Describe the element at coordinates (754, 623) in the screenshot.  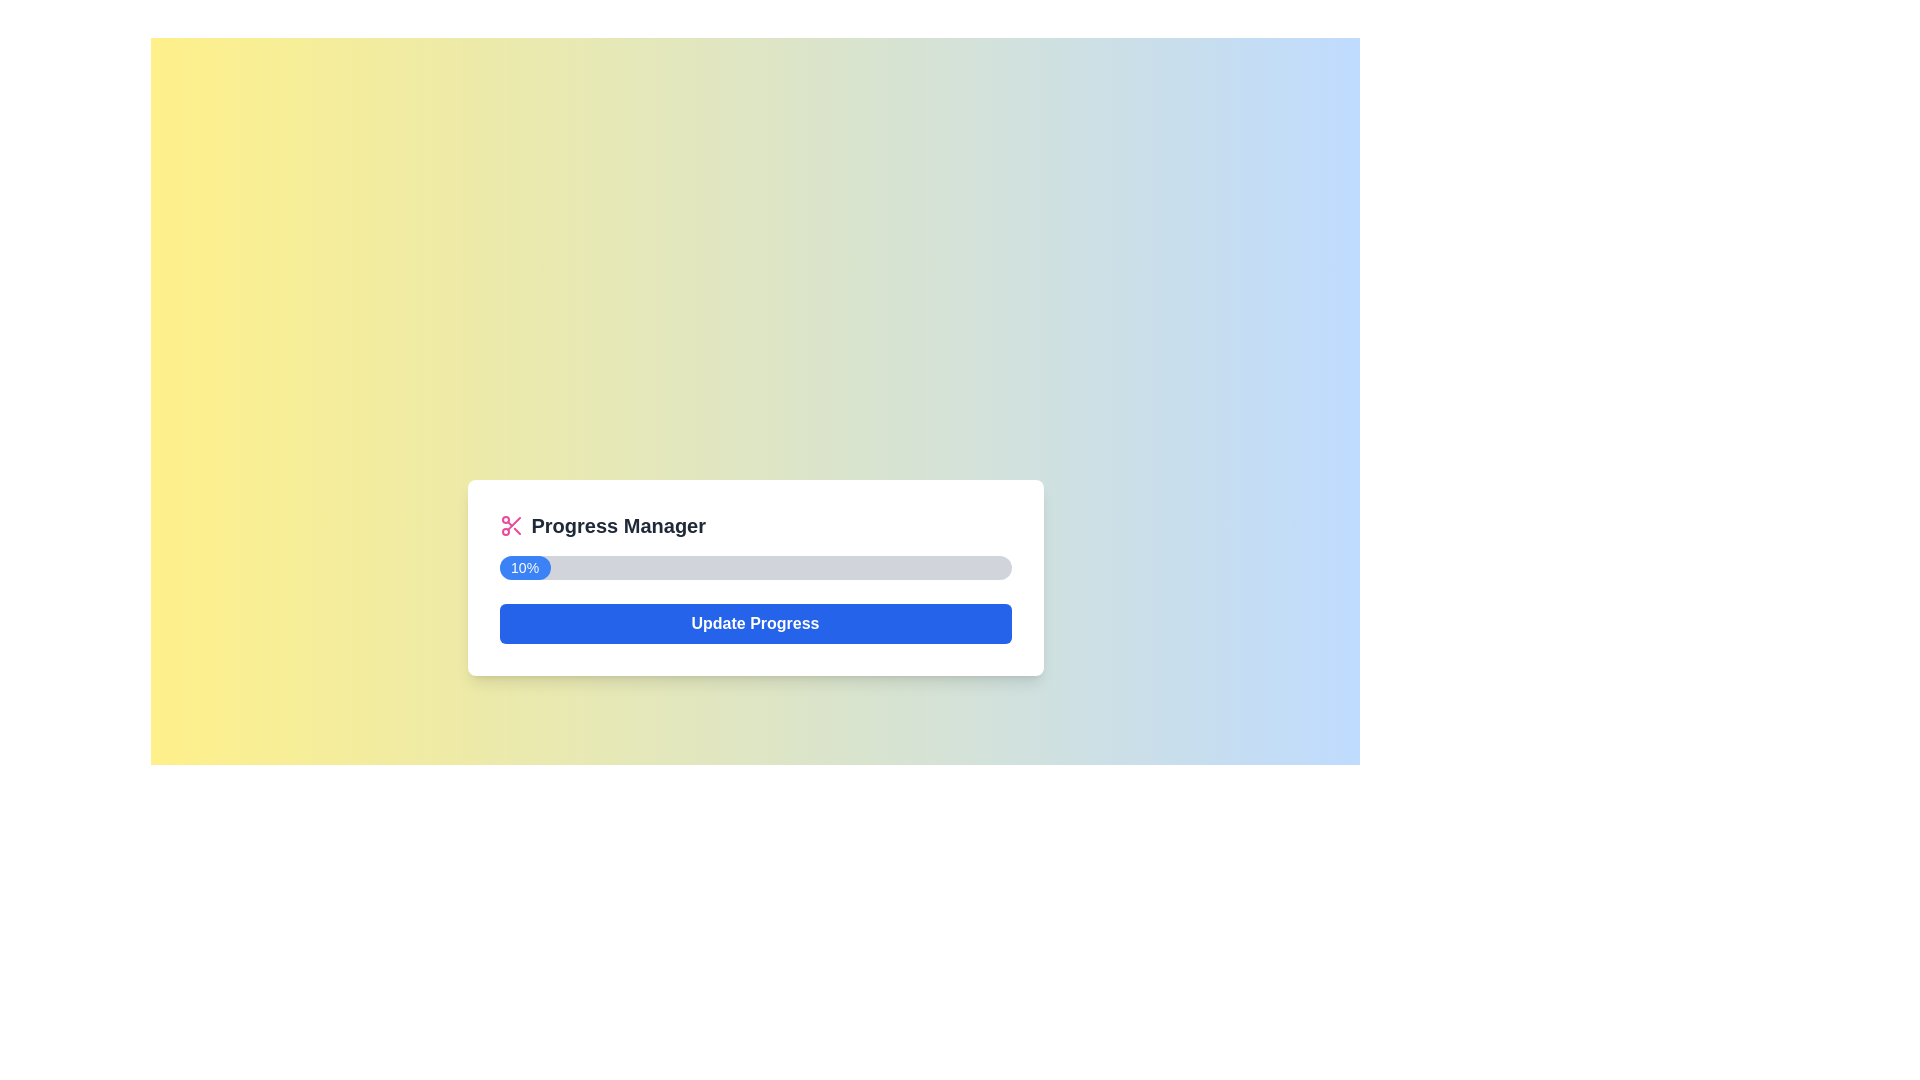
I see `the button located at the bottom of the 'Progress Manager' card` at that location.